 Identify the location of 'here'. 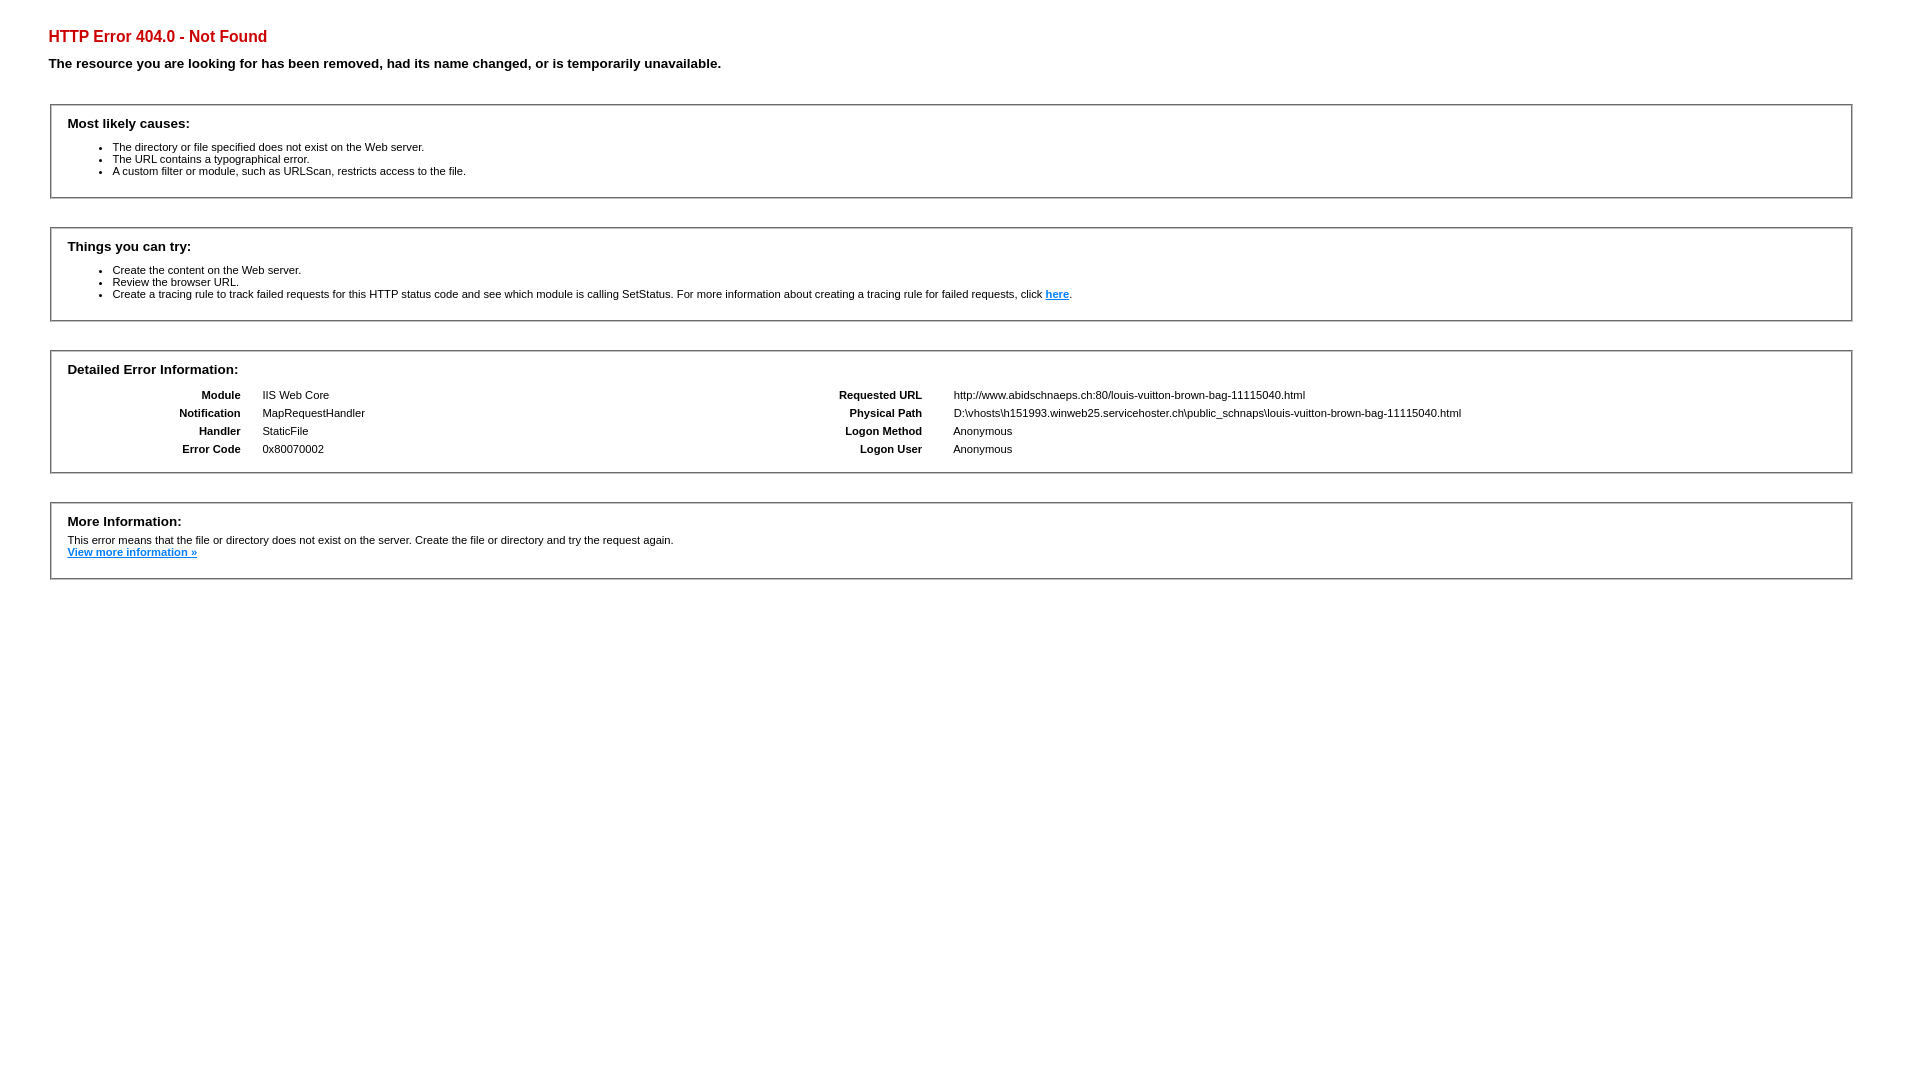
(1056, 293).